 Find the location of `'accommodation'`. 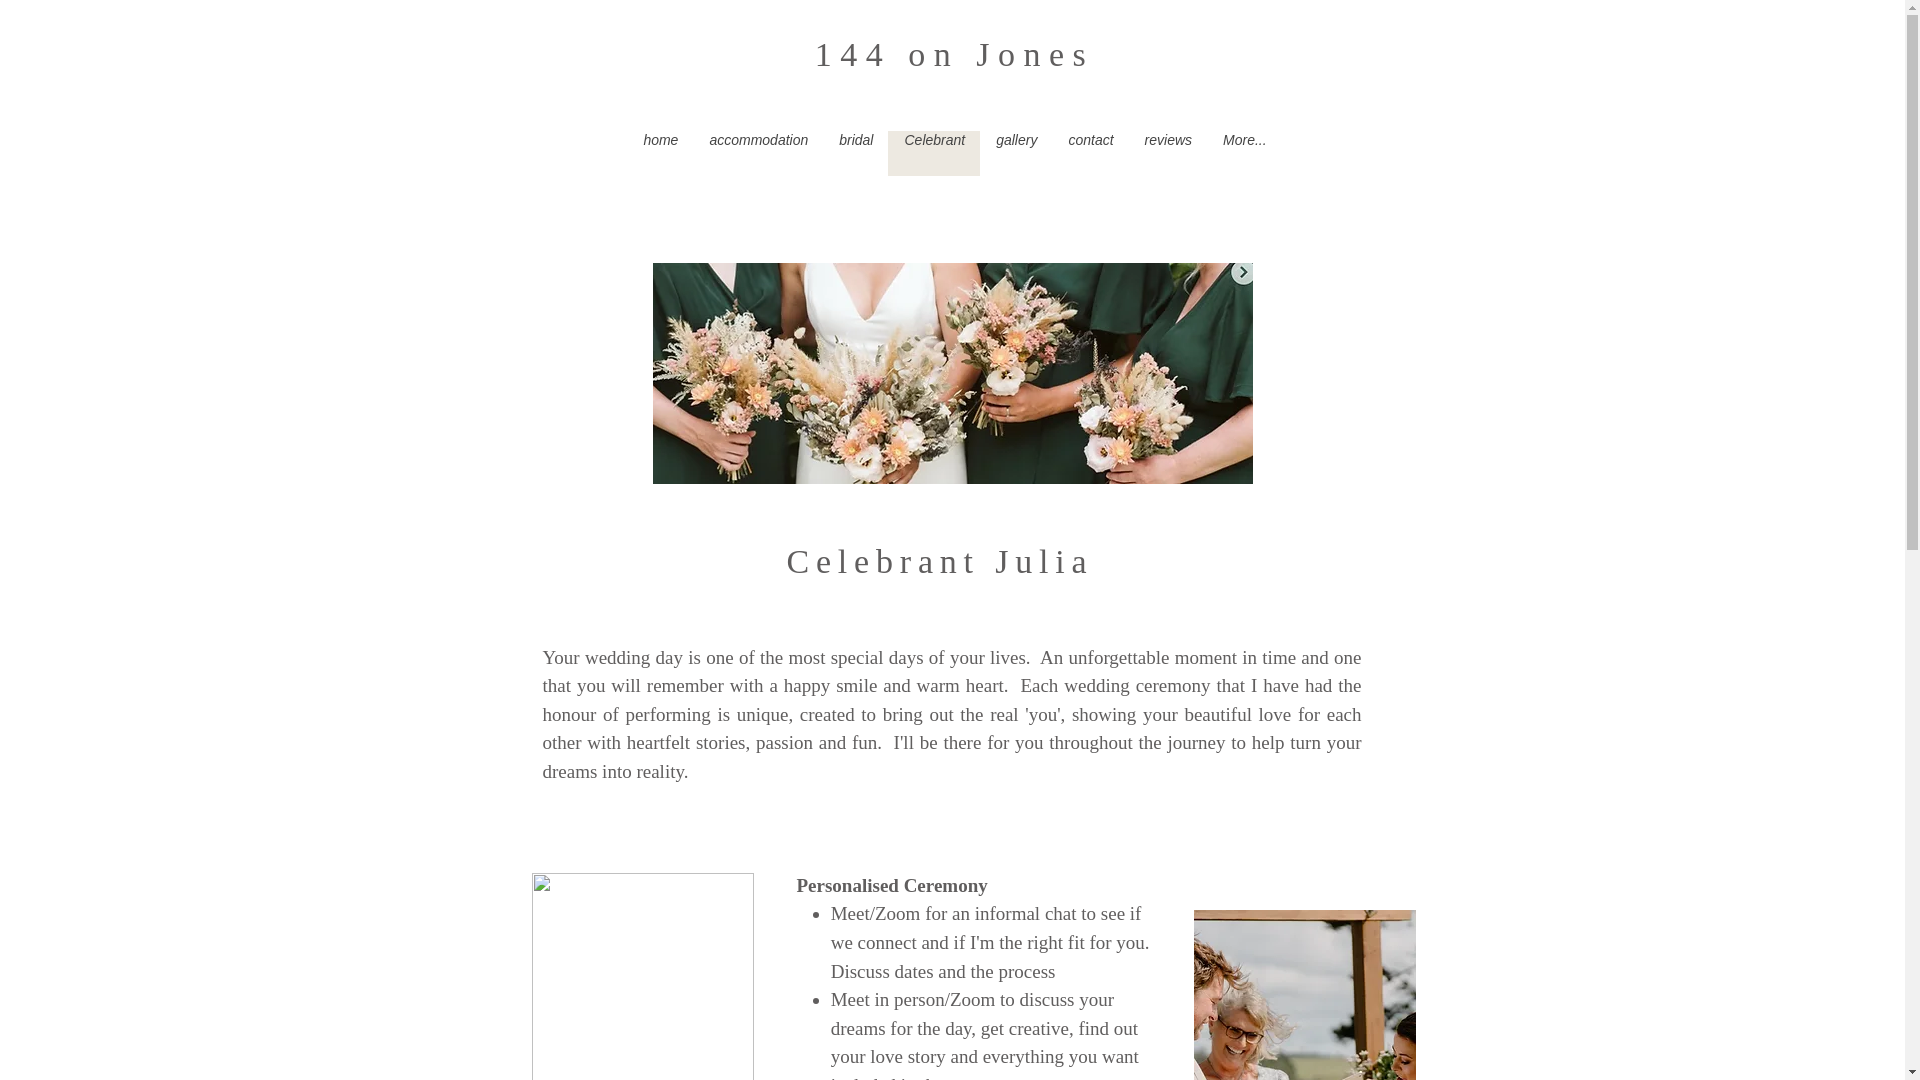

'accommodation' is located at coordinates (757, 152).